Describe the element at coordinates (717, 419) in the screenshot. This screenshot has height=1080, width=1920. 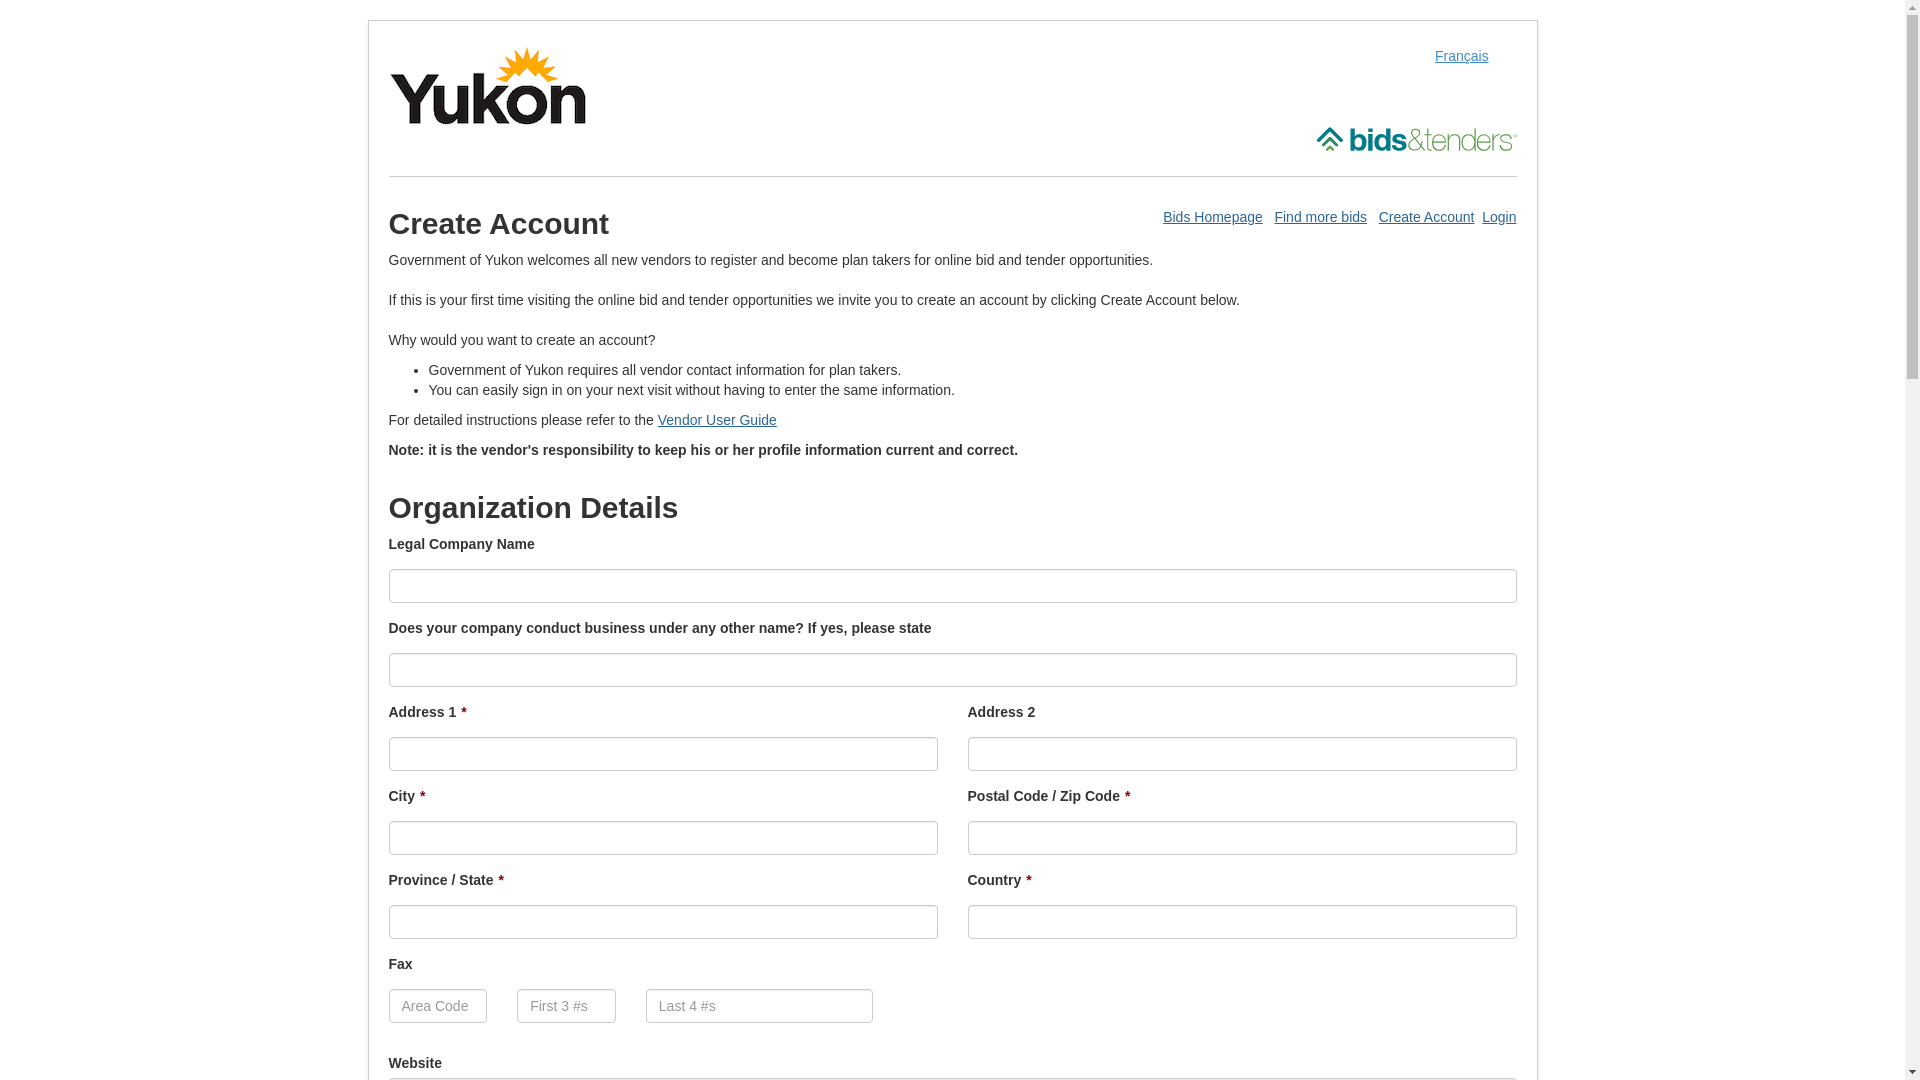
I see `'Vendor User Guide'` at that location.